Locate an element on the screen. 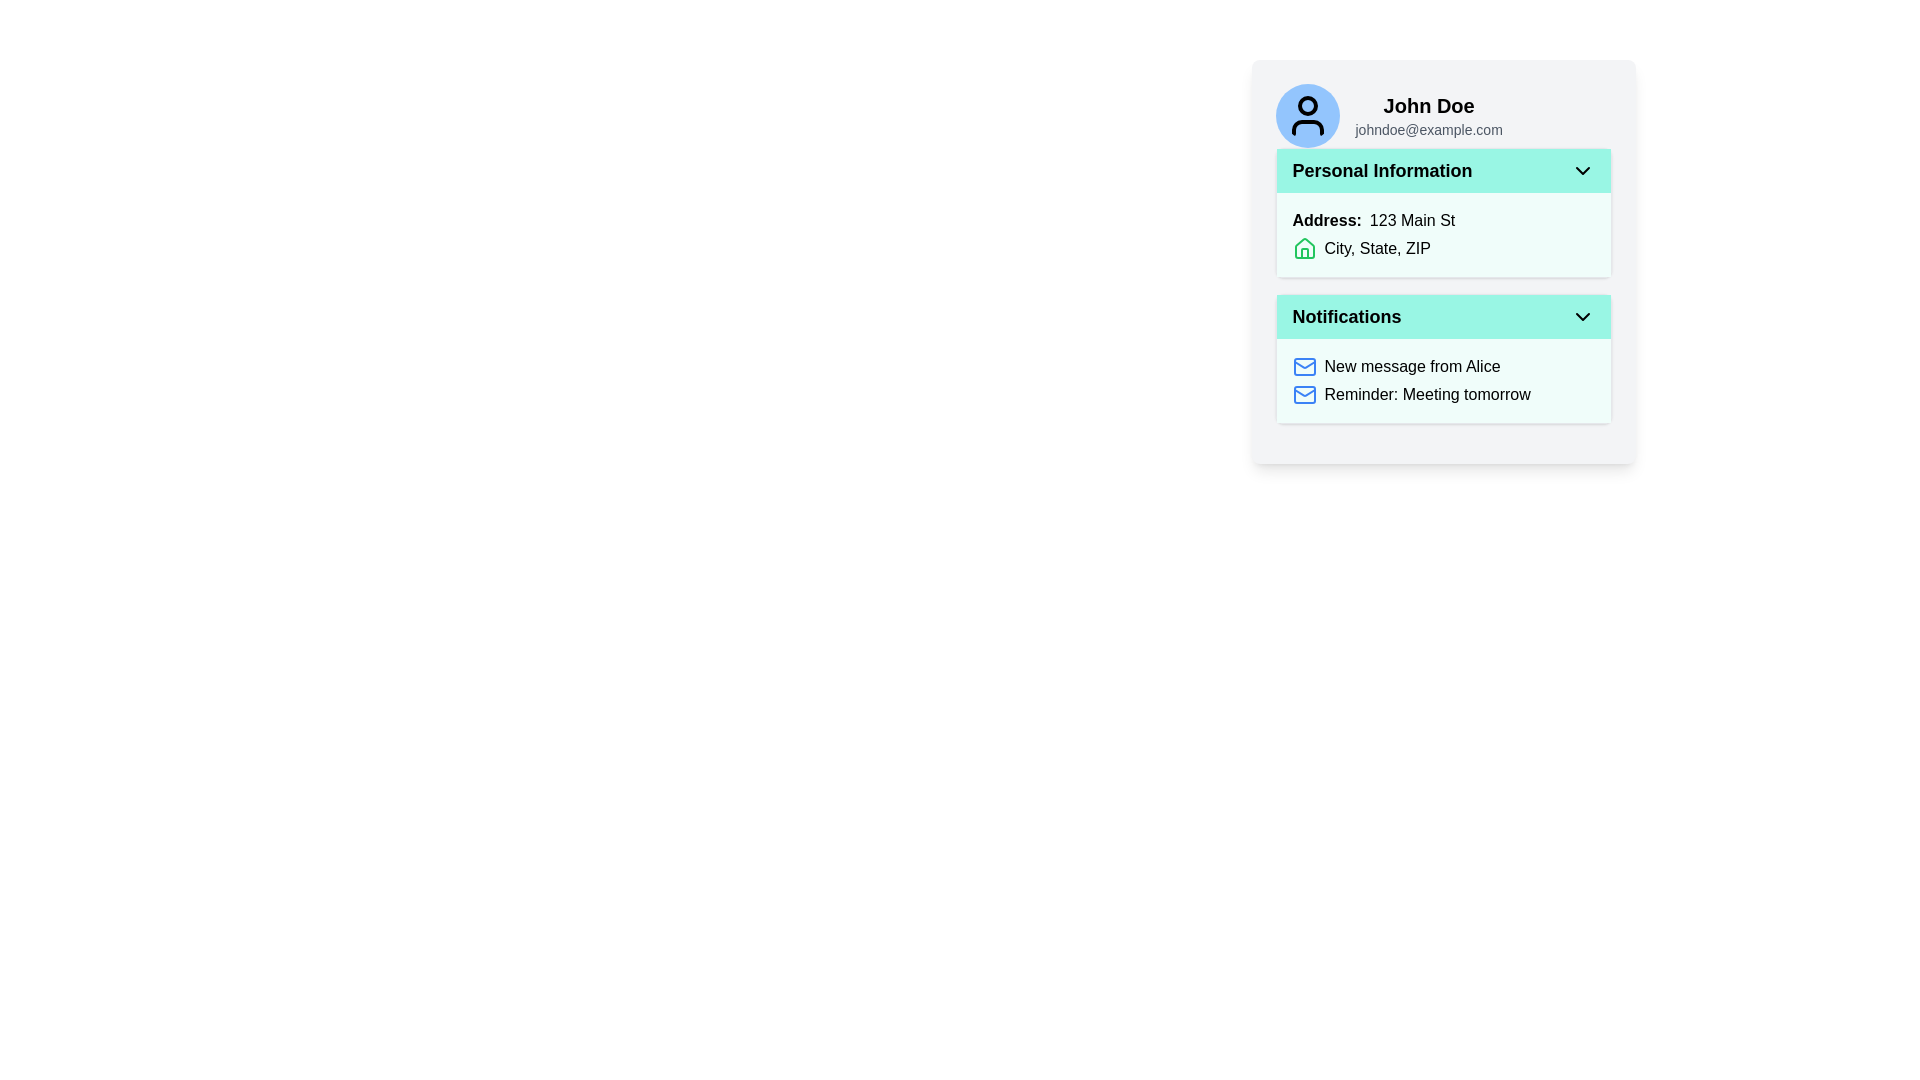  the Notification item displaying a new message from Alice visually is located at coordinates (1443, 366).